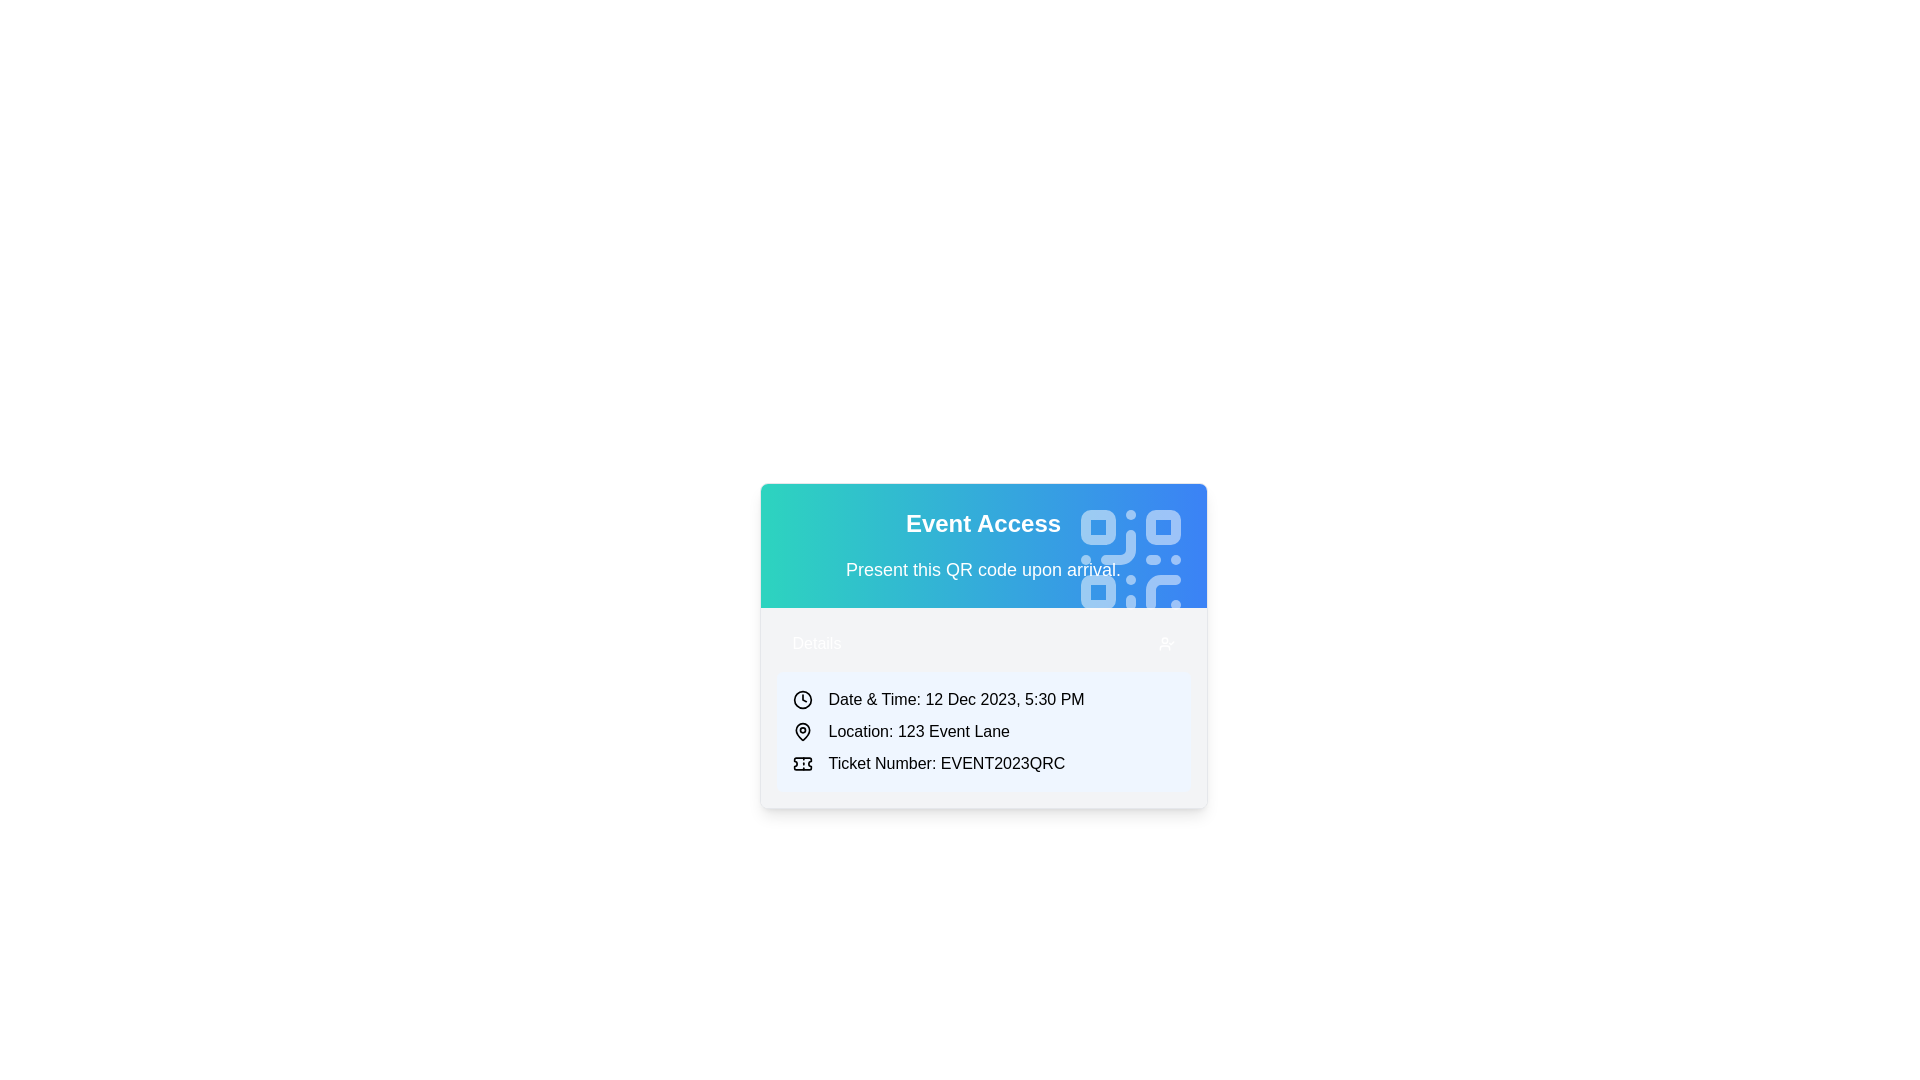 Image resolution: width=1920 pixels, height=1080 pixels. Describe the element at coordinates (983, 644) in the screenshot. I see `the button that provides additional details about an event, located above the 'Date & Time: 12 Dec 2023, 5:30 PM' row` at that location.